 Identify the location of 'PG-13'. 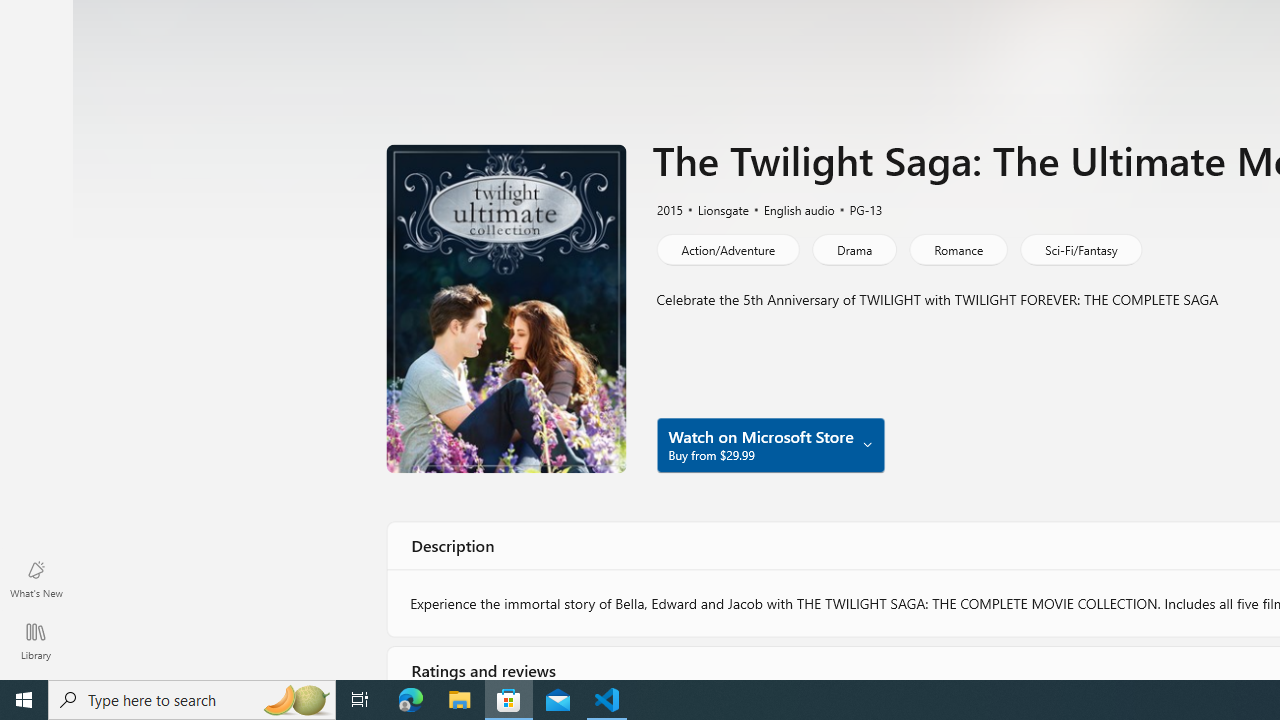
(857, 208).